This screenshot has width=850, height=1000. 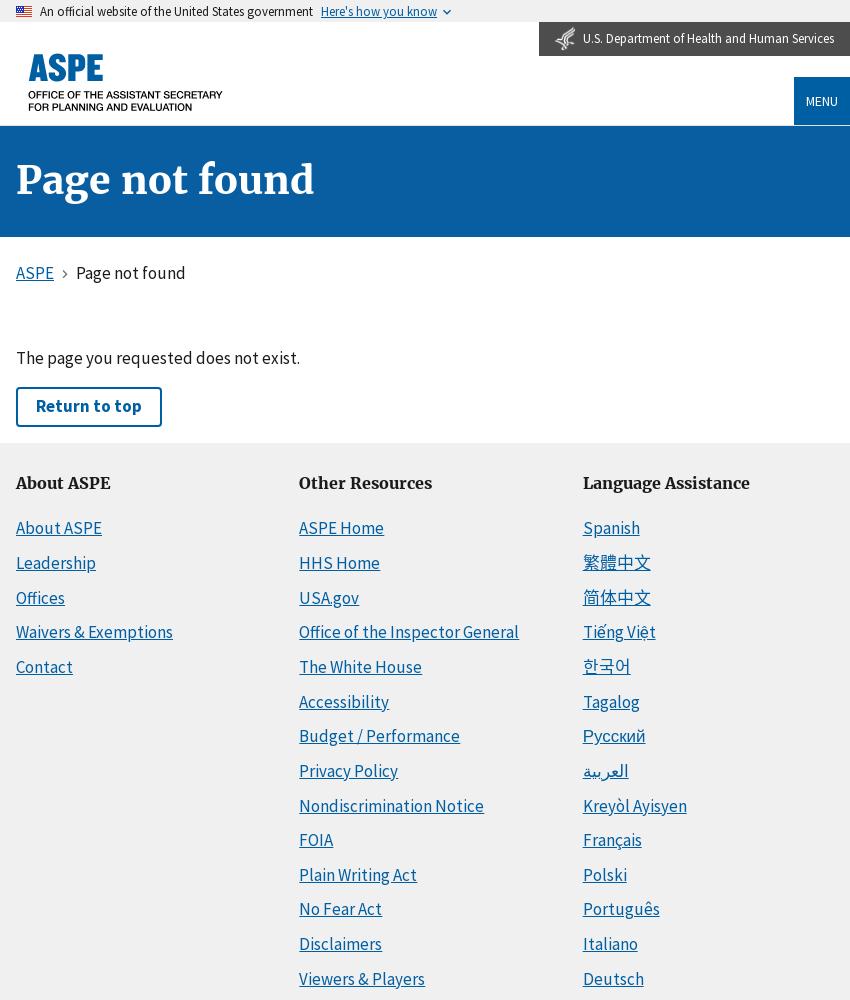 I want to click on 'Office of the Inspector General', so click(x=409, y=632).